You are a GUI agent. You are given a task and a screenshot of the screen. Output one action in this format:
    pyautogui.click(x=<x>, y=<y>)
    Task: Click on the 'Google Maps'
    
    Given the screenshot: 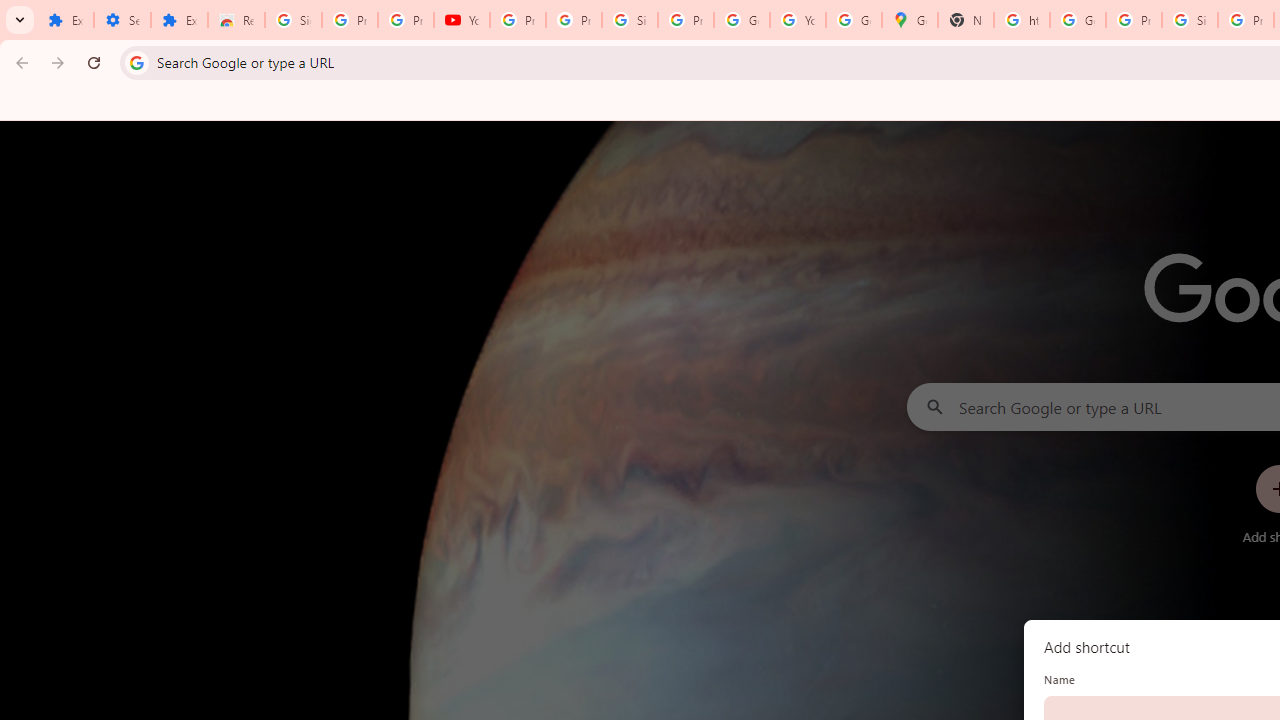 What is the action you would take?
    pyautogui.click(x=909, y=20)
    